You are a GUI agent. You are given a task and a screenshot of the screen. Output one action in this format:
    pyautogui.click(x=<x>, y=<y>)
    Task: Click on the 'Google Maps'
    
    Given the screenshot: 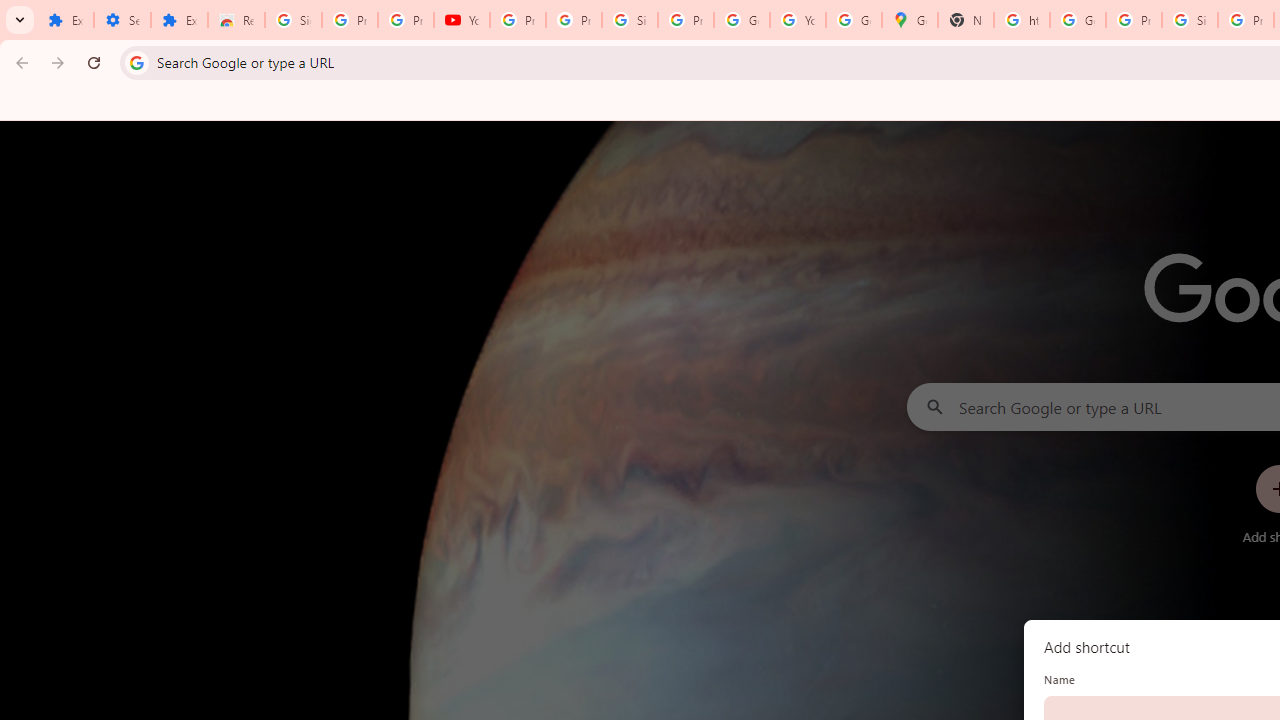 What is the action you would take?
    pyautogui.click(x=909, y=20)
    